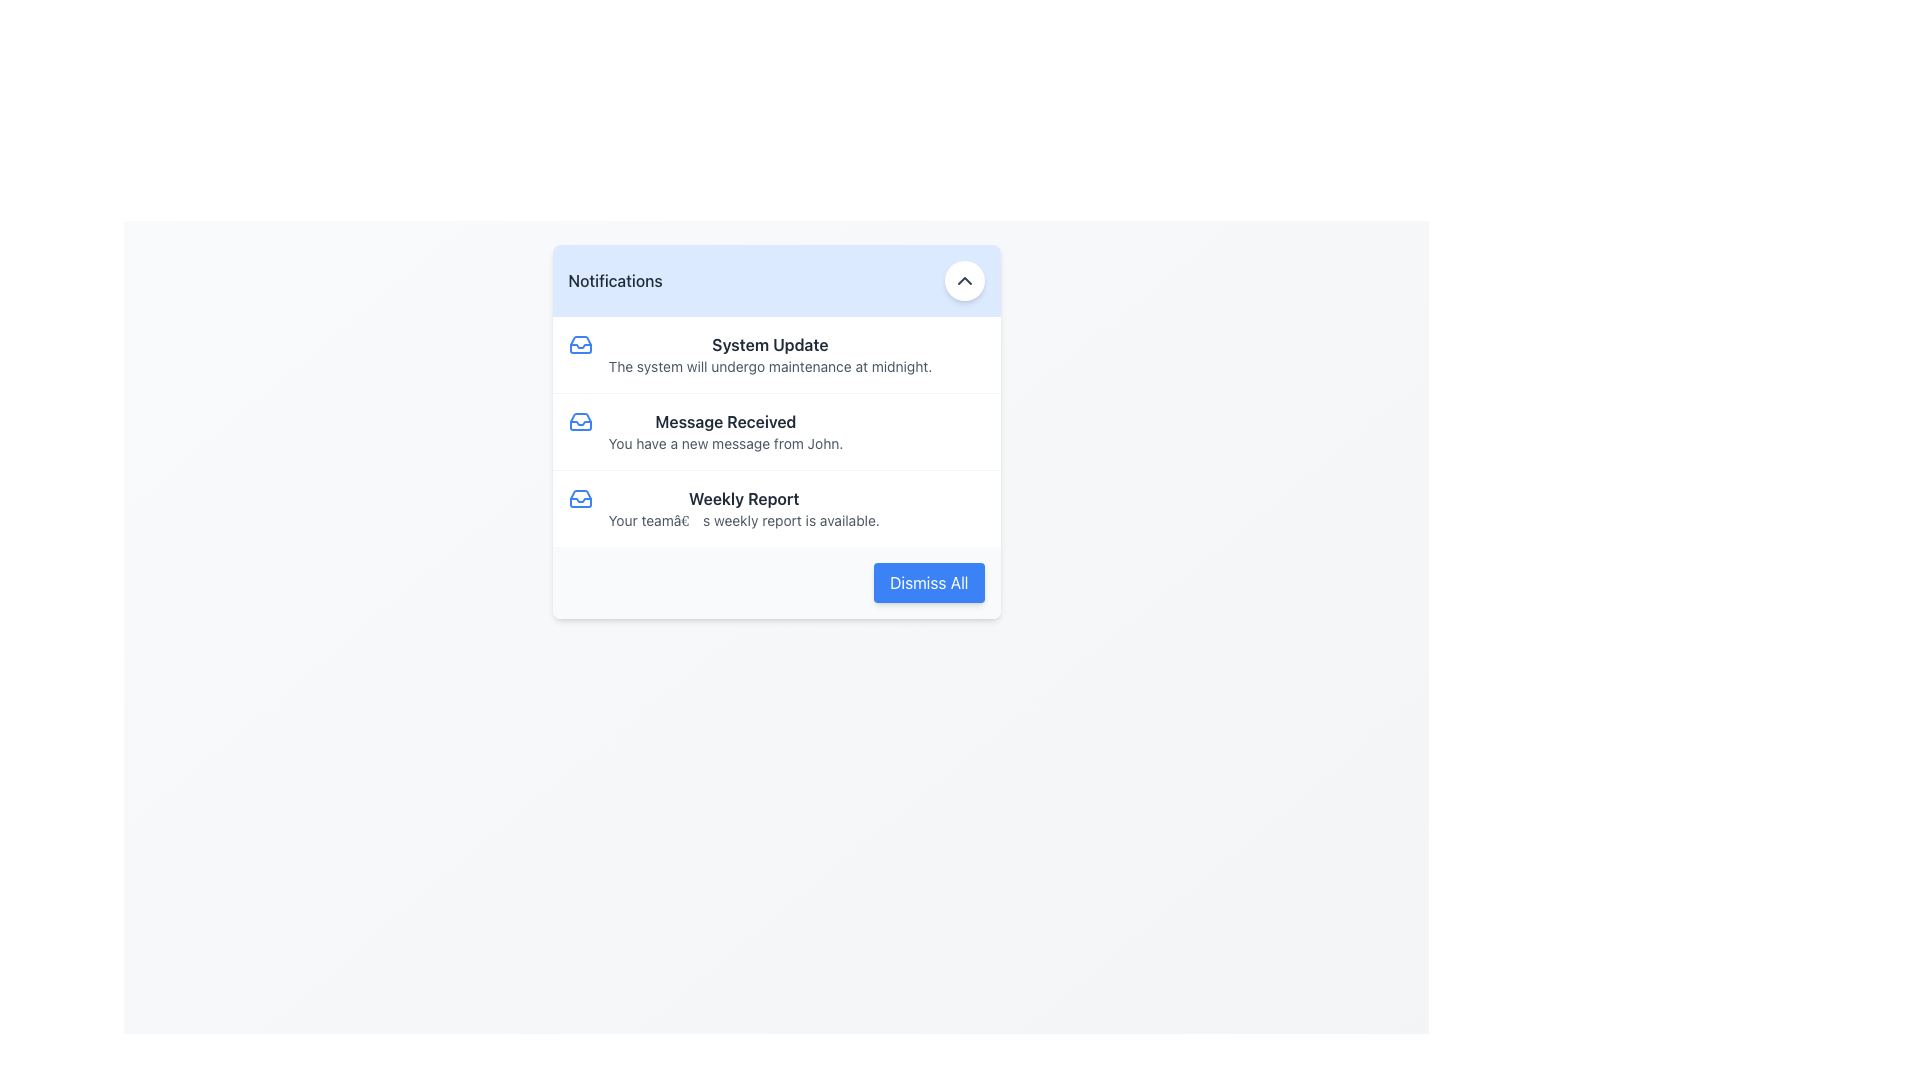 The width and height of the screenshot is (1920, 1080). What do you see at coordinates (579, 343) in the screenshot?
I see `the inbox icon located at the upper left corner of the first item in the notifications list to read the related 'System Update' message` at bounding box center [579, 343].